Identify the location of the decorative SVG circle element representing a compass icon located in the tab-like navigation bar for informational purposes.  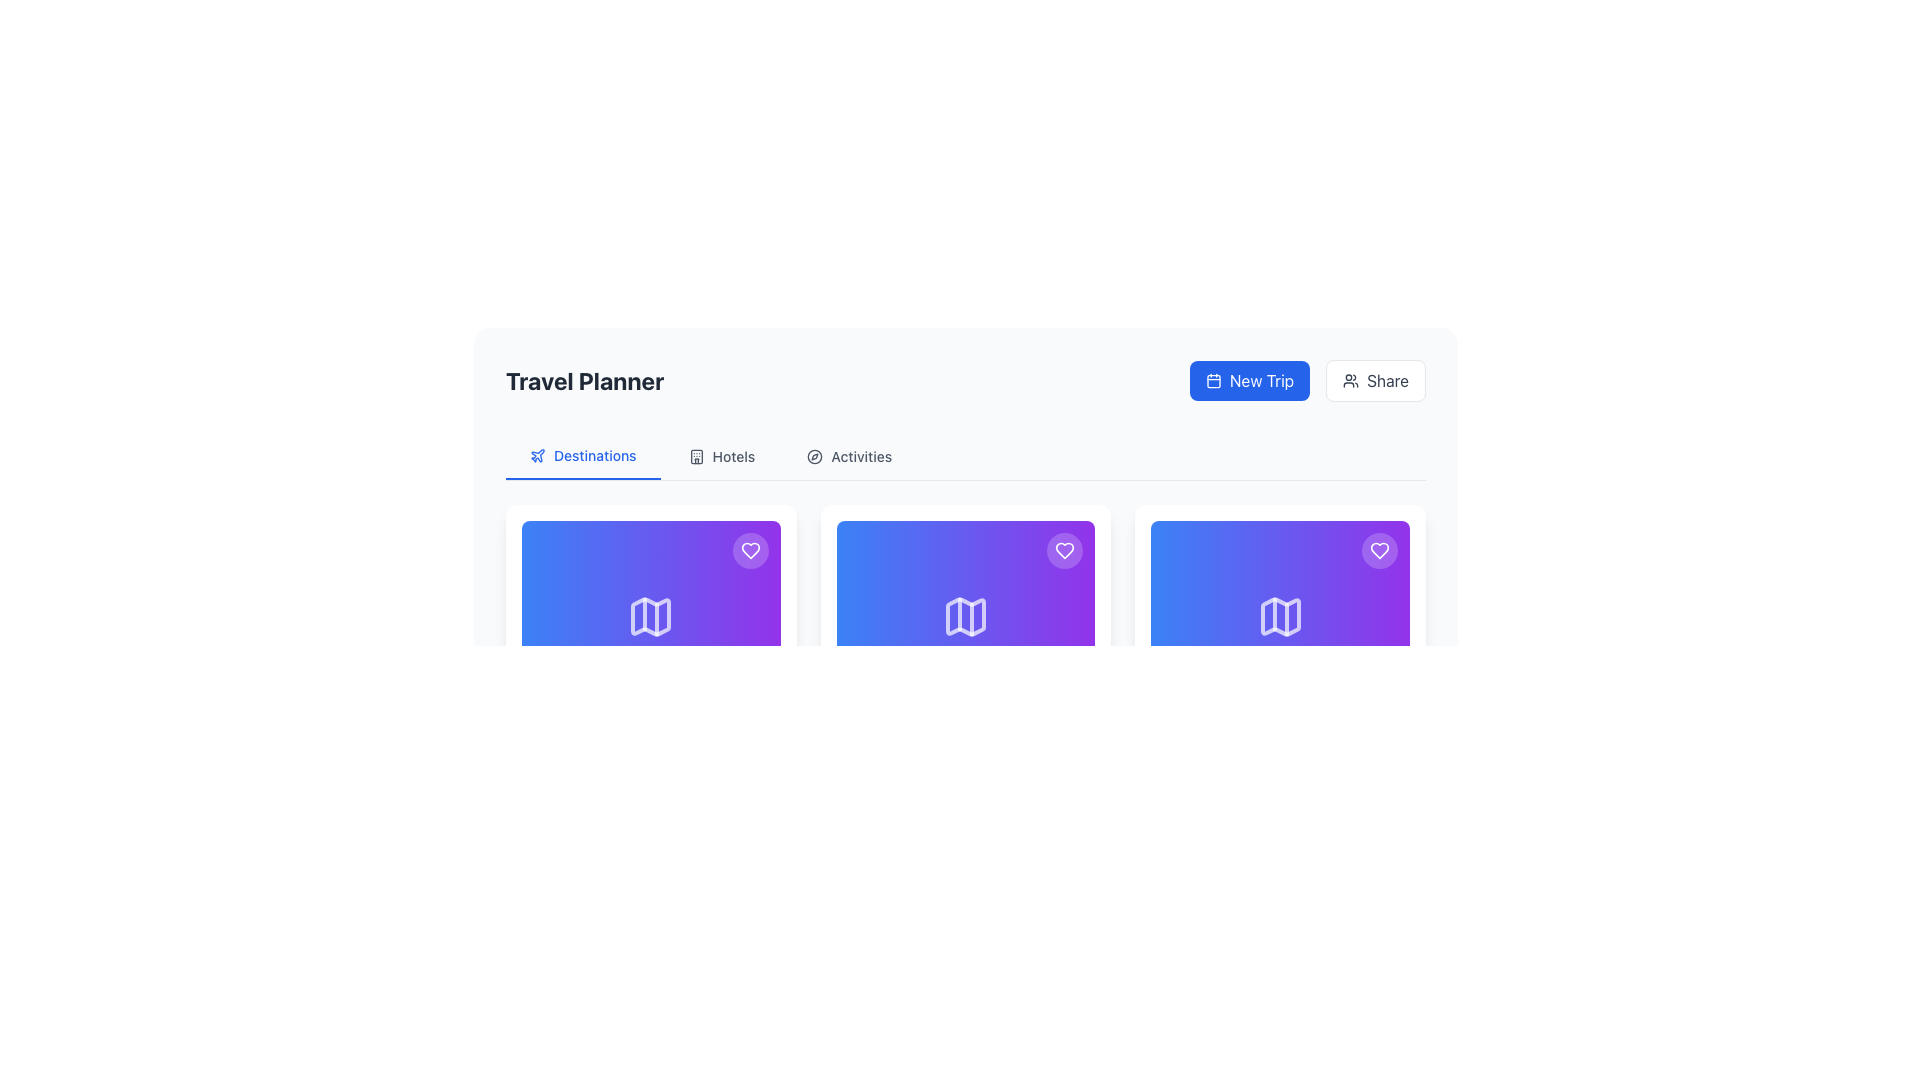
(815, 456).